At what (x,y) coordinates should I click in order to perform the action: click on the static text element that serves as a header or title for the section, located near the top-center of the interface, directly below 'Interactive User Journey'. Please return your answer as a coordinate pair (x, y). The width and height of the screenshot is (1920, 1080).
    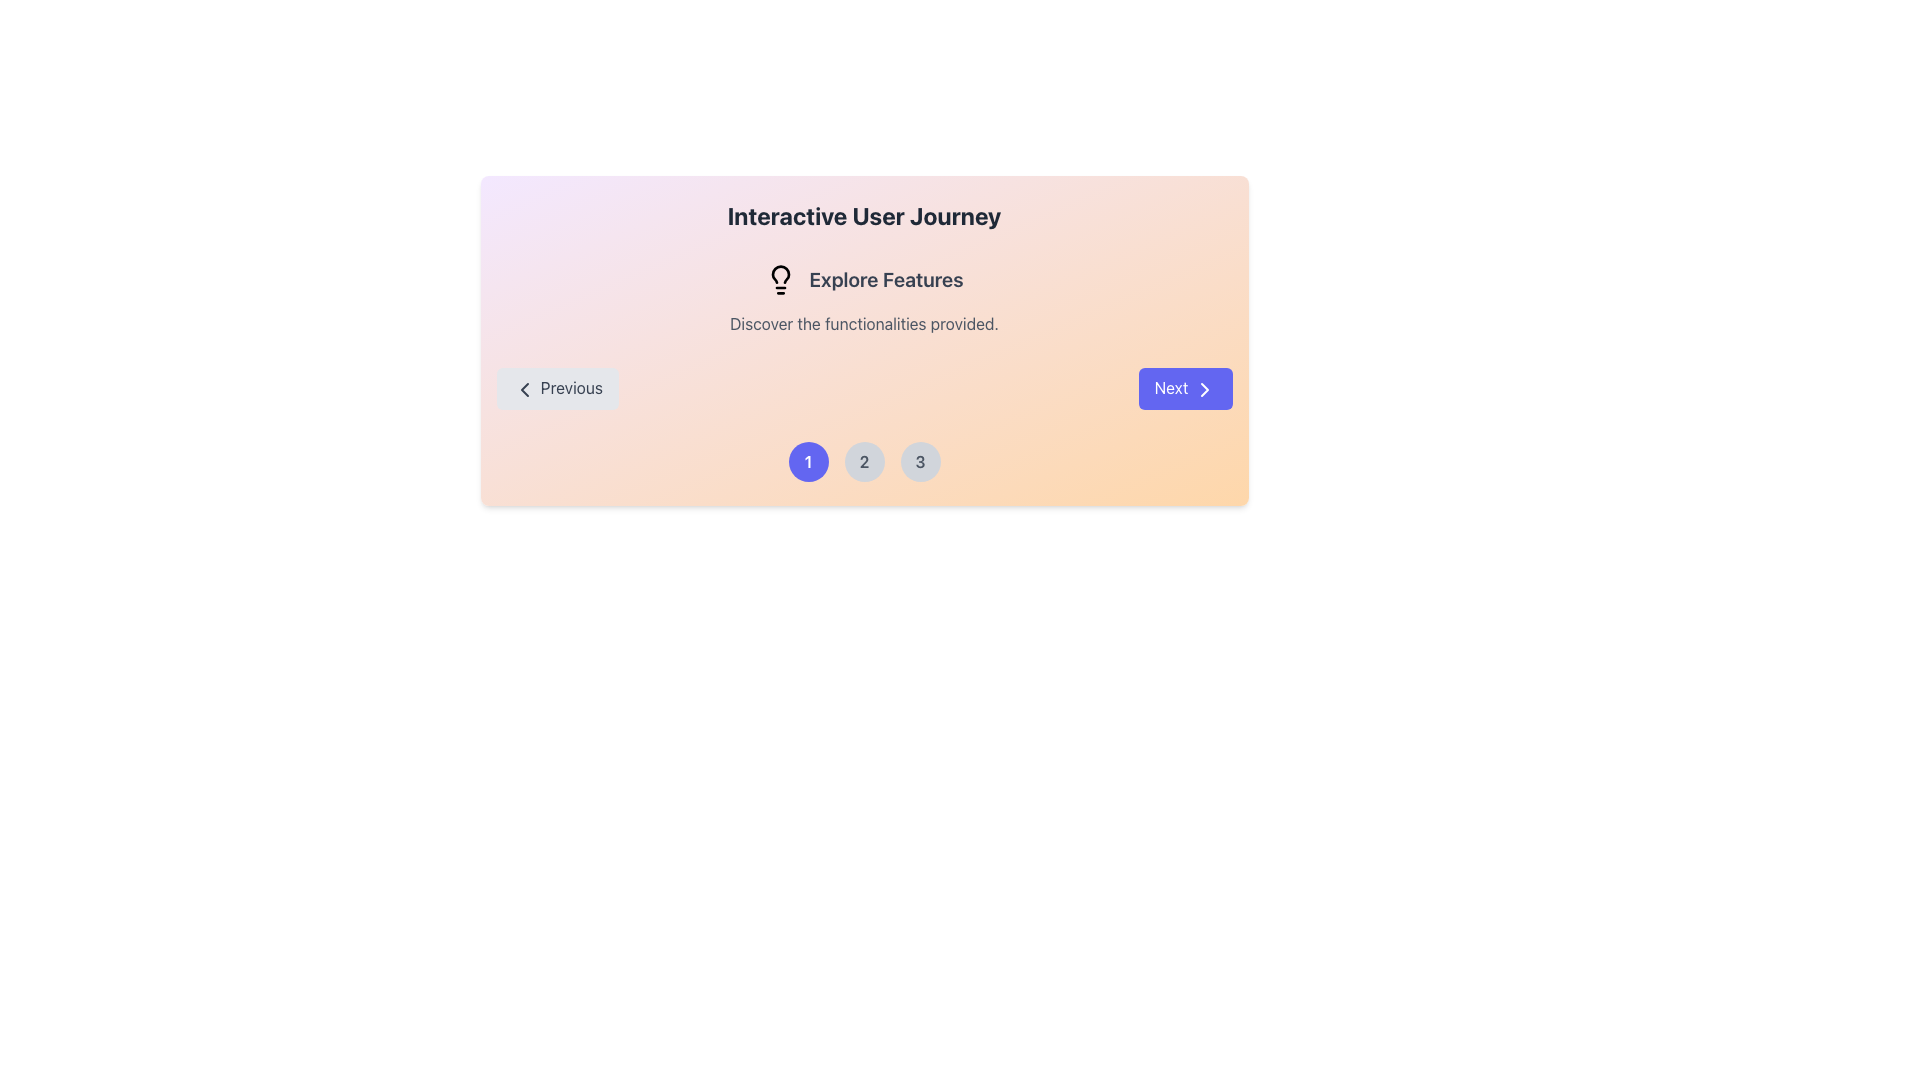
    Looking at the image, I should click on (864, 280).